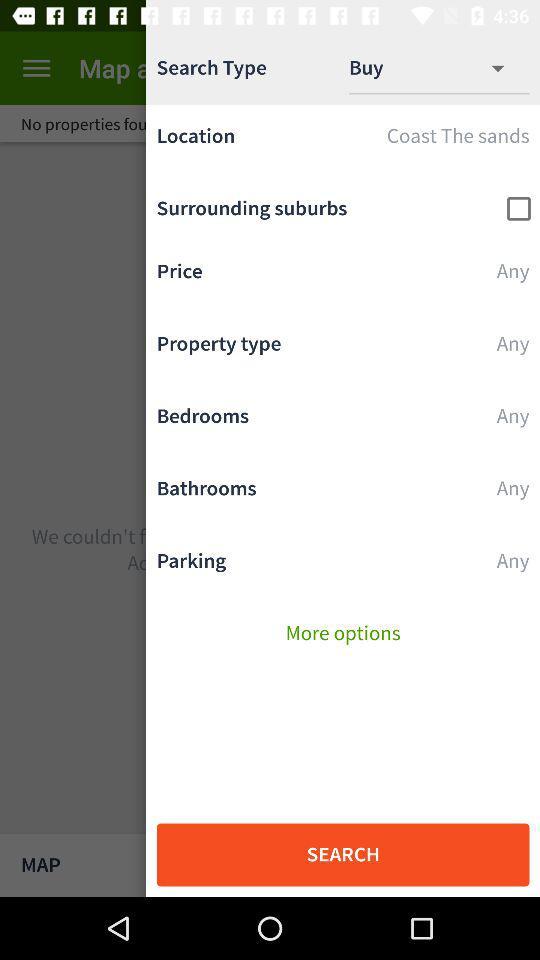  I want to click on bathrooms, so click(342, 493).